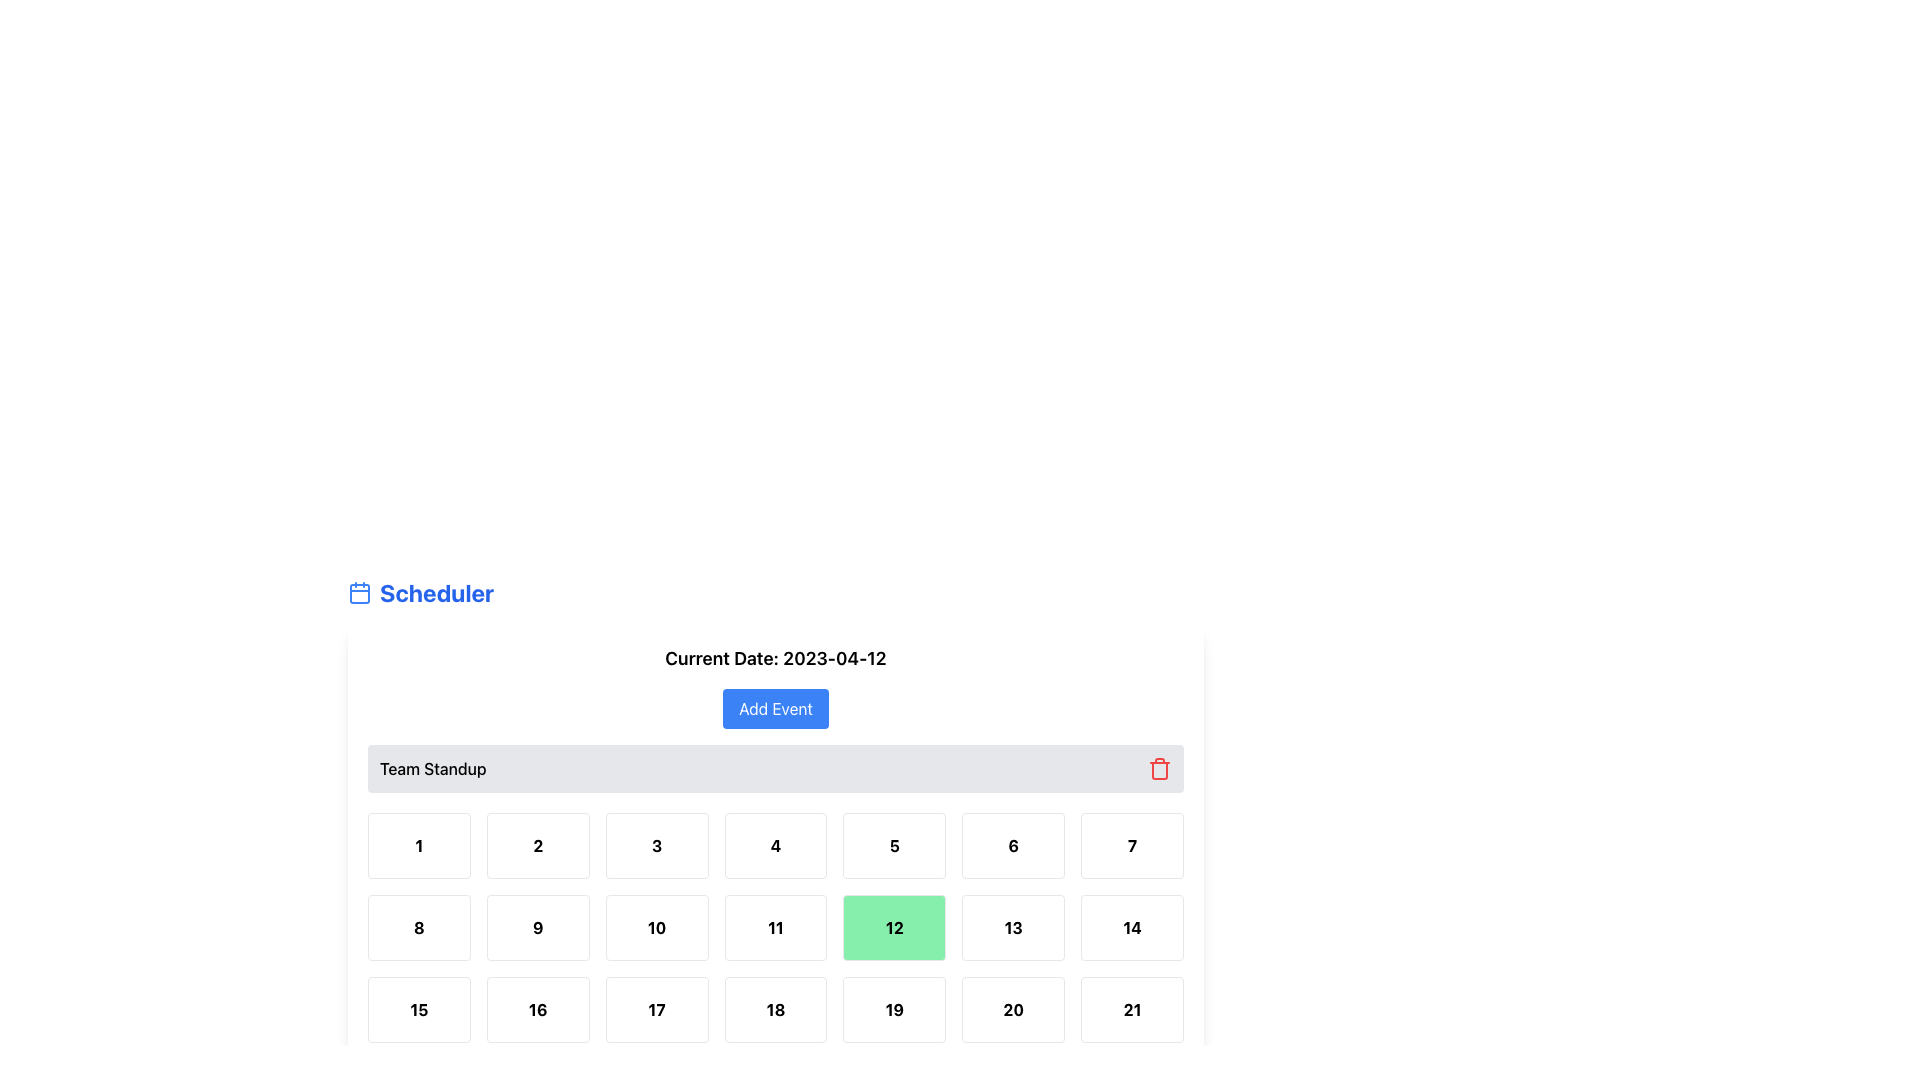 Image resolution: width=1920 pixels, height=1080 pixels. I want to click on the button displaying the number '7' located in the top row as the 7th cell from the left in a grid layout, adjacent to the number '6' and above the number '14', so click(1132, 845).